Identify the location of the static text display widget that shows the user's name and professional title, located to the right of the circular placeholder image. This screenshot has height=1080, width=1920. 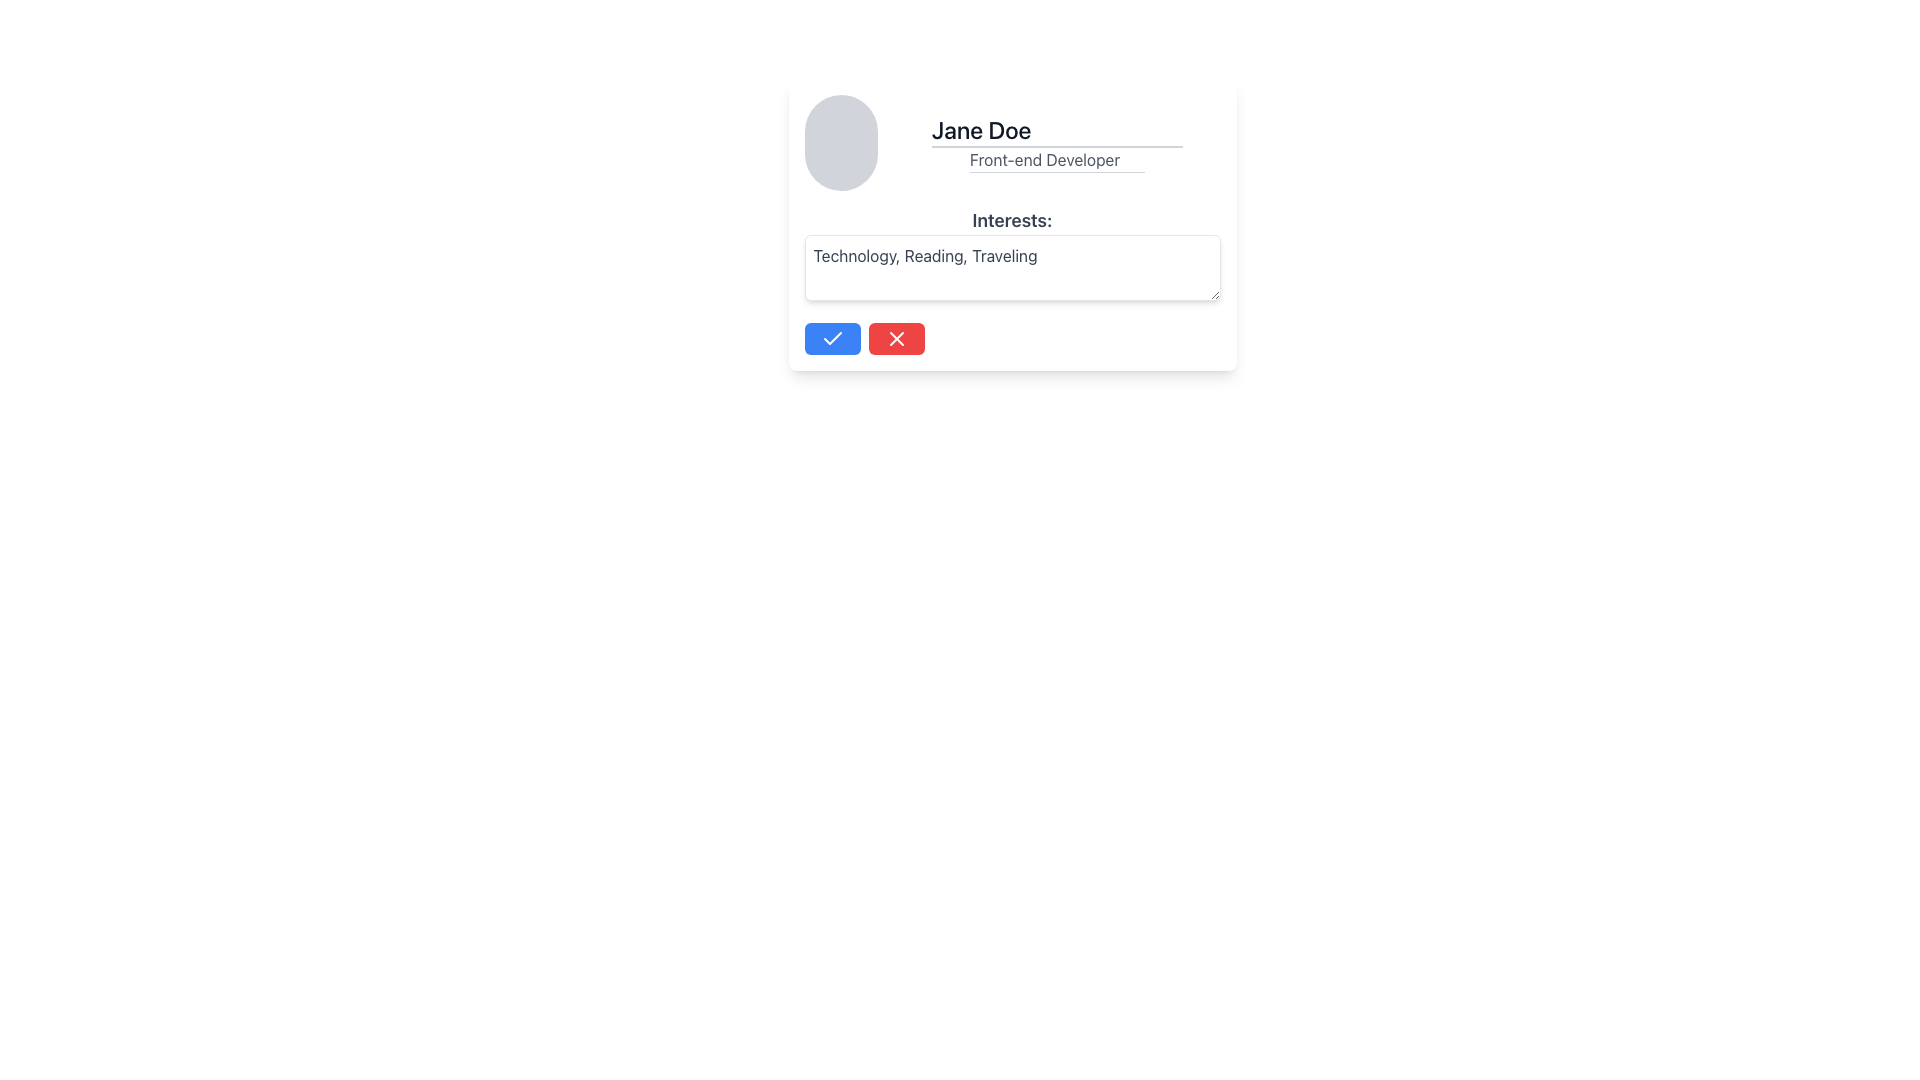
(1056, 141).